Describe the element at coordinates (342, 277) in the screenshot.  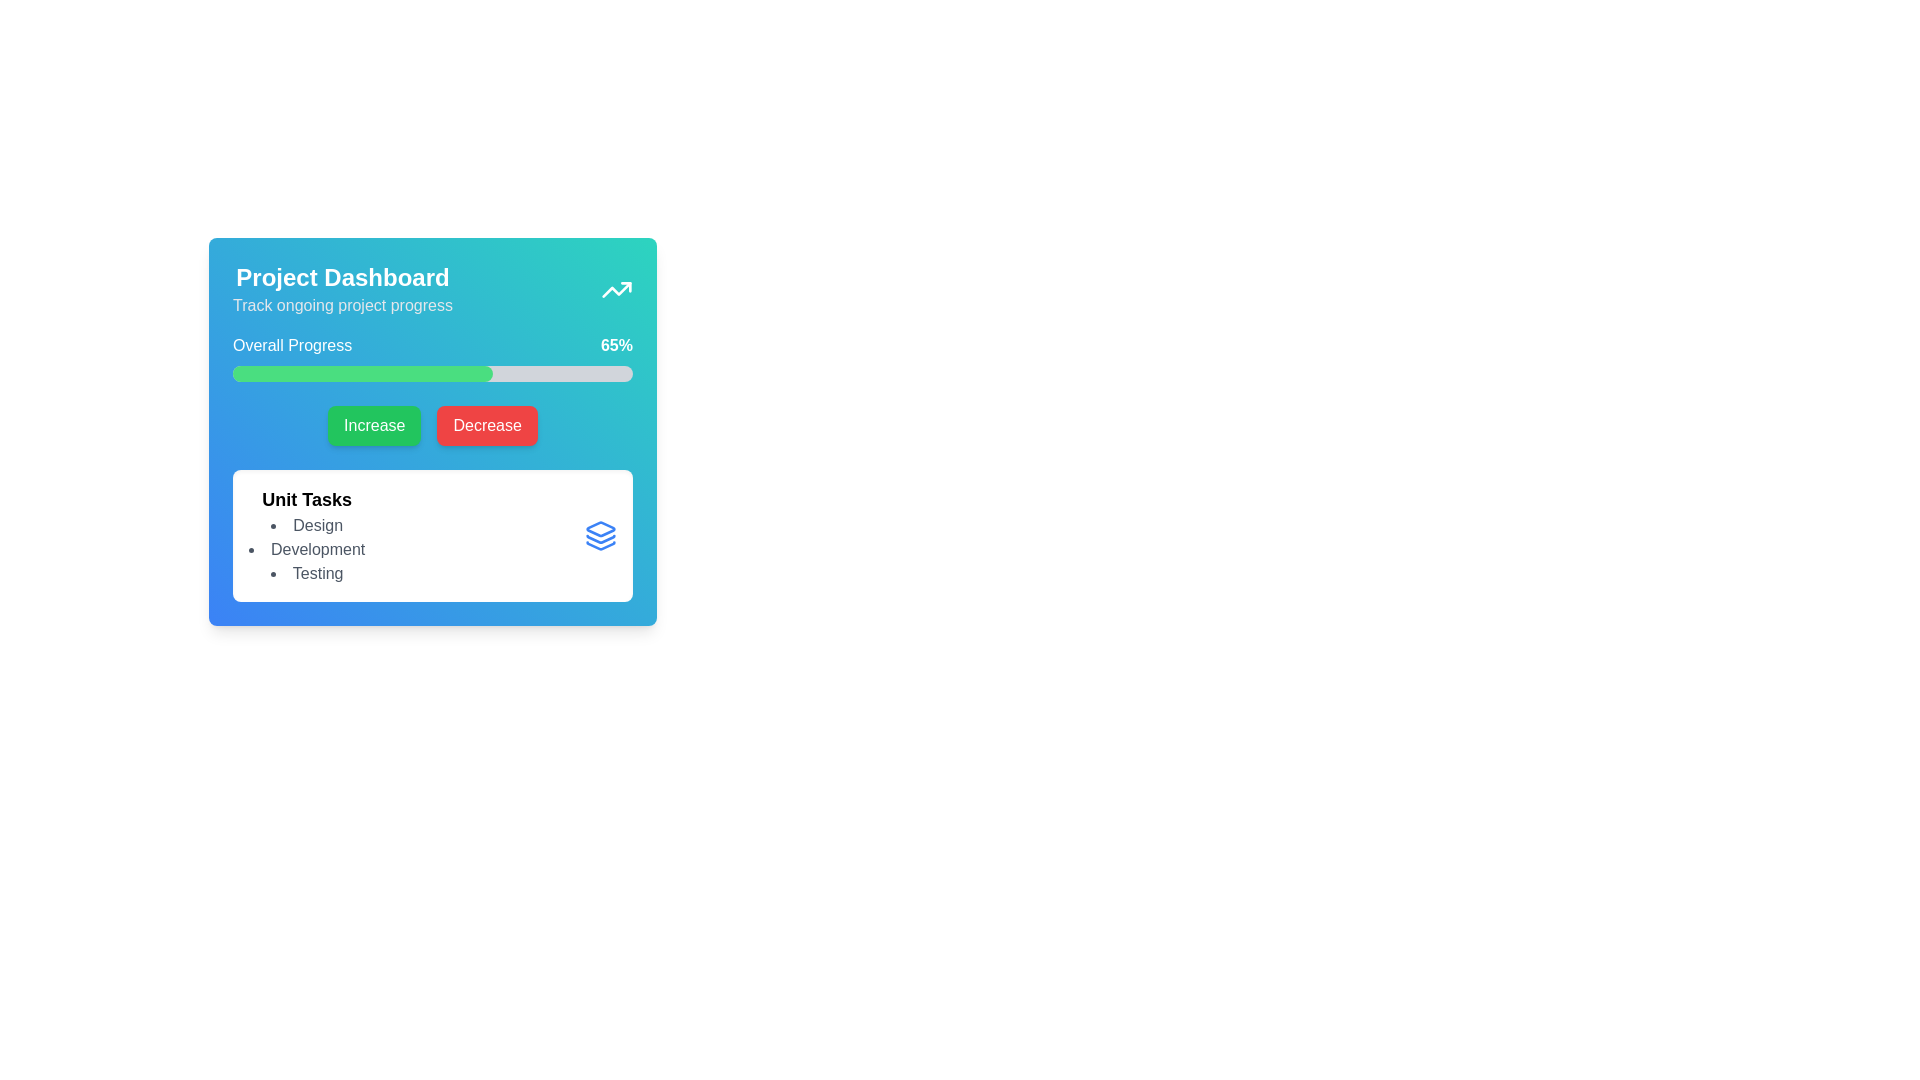
I see `the title text of the card that summarizes its content as 'Project Dashboard', located at the top-left corner of the card-like section` at that location.